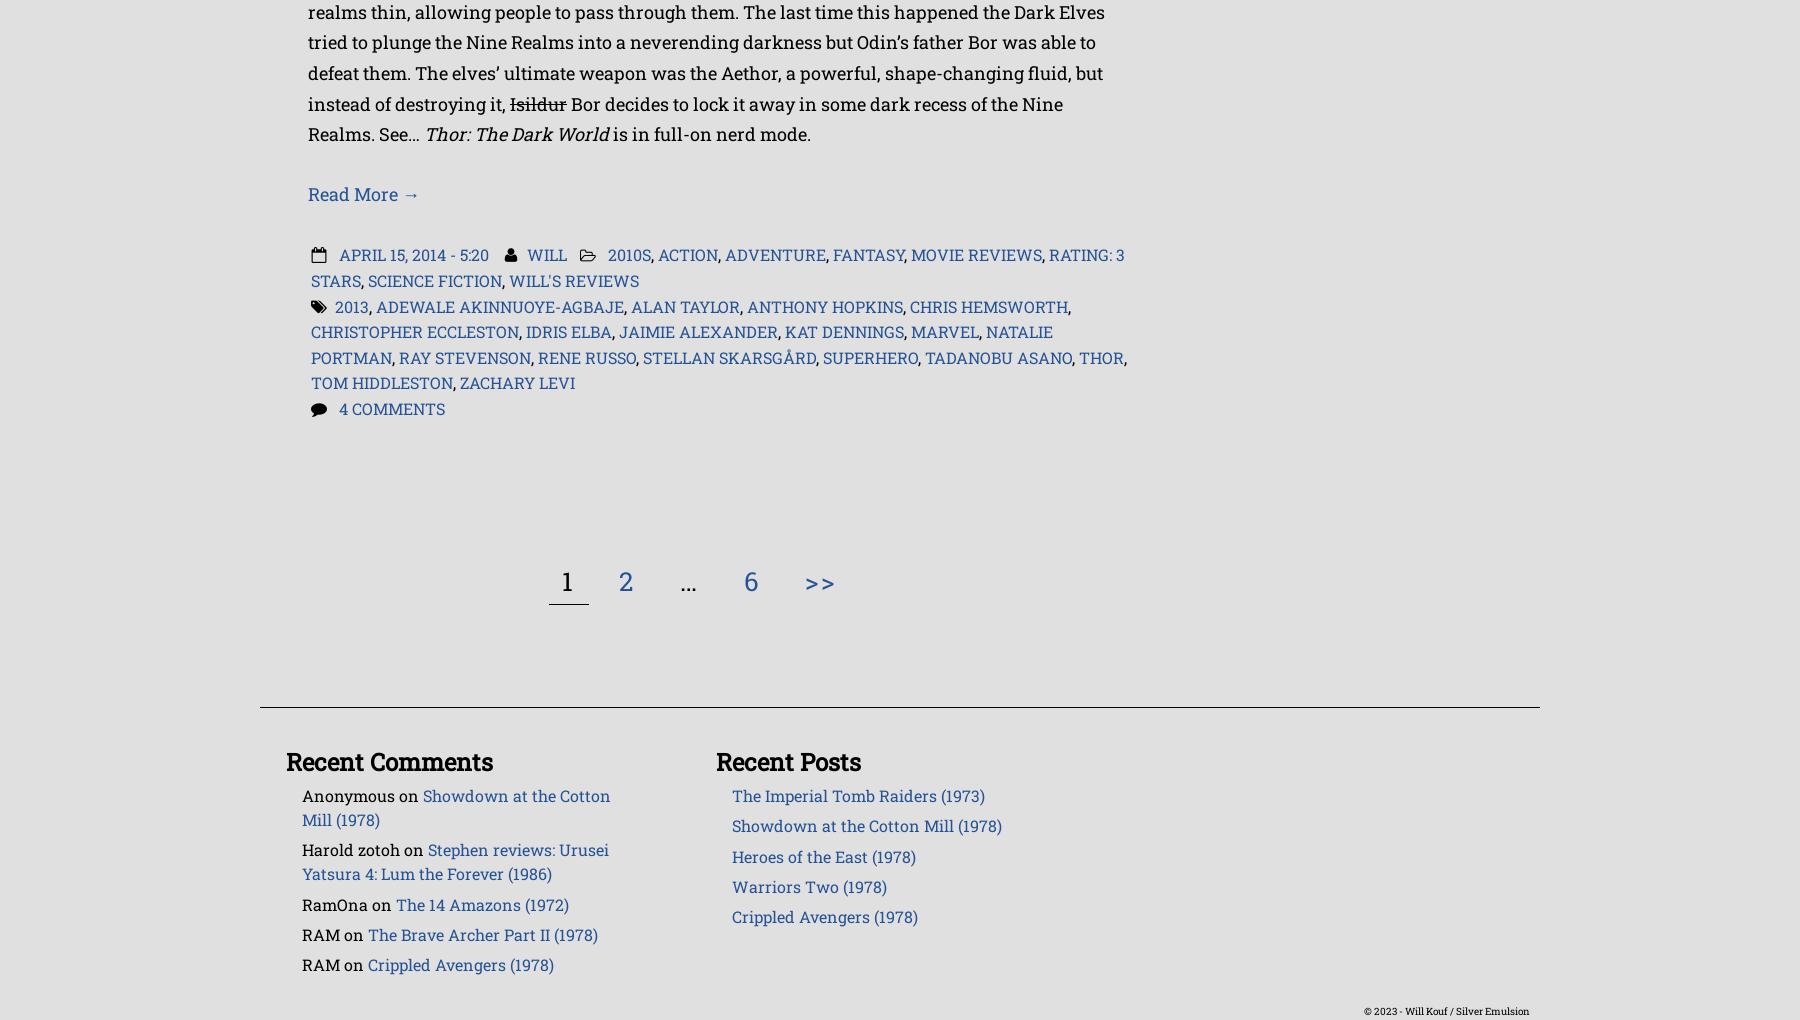  I want to click on 'Will's Reviews', so click(574, 278).